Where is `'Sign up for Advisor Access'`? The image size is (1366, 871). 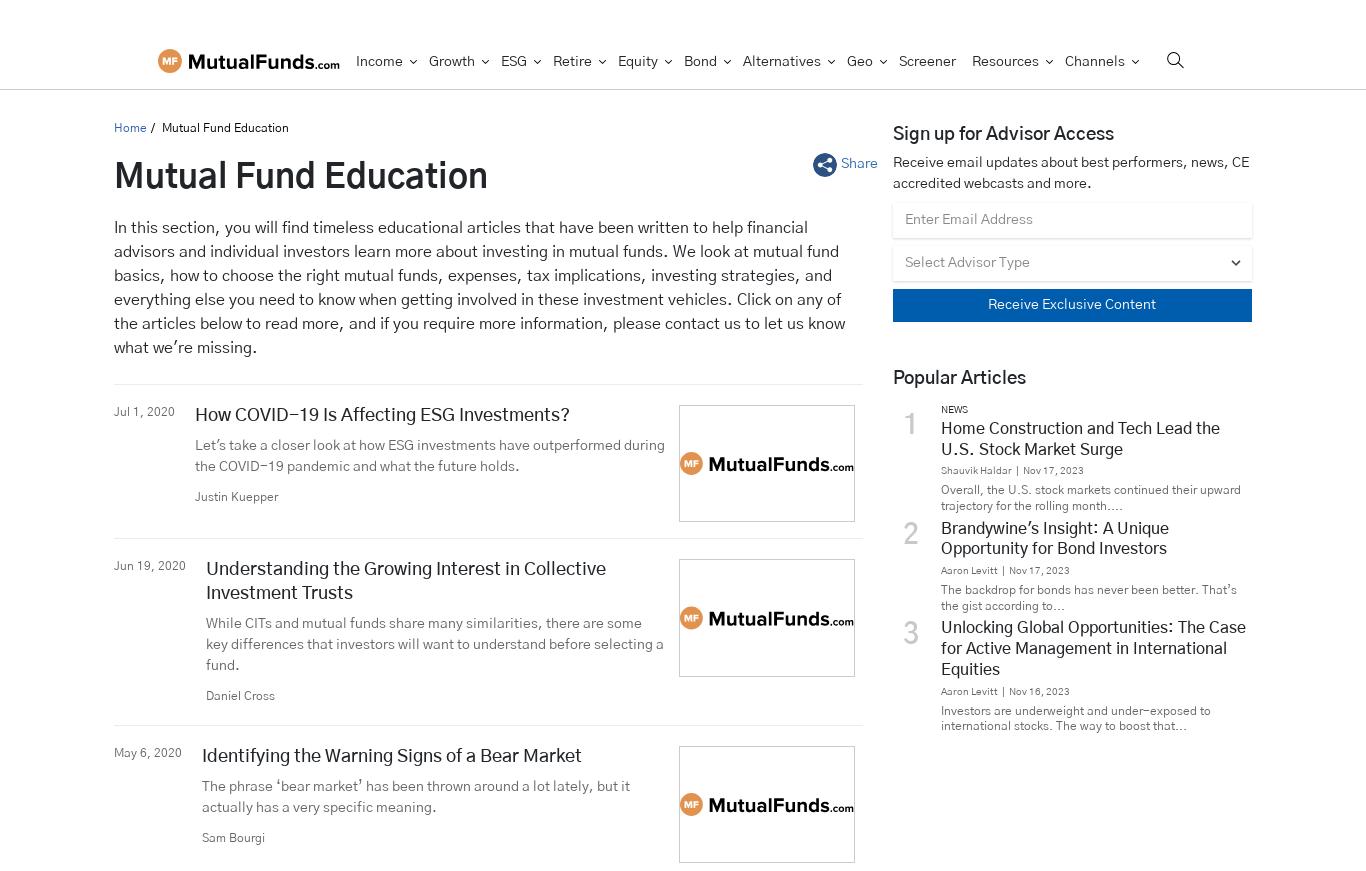
'Sign up for Advisor Access' is located at coordinates (1002, 132).